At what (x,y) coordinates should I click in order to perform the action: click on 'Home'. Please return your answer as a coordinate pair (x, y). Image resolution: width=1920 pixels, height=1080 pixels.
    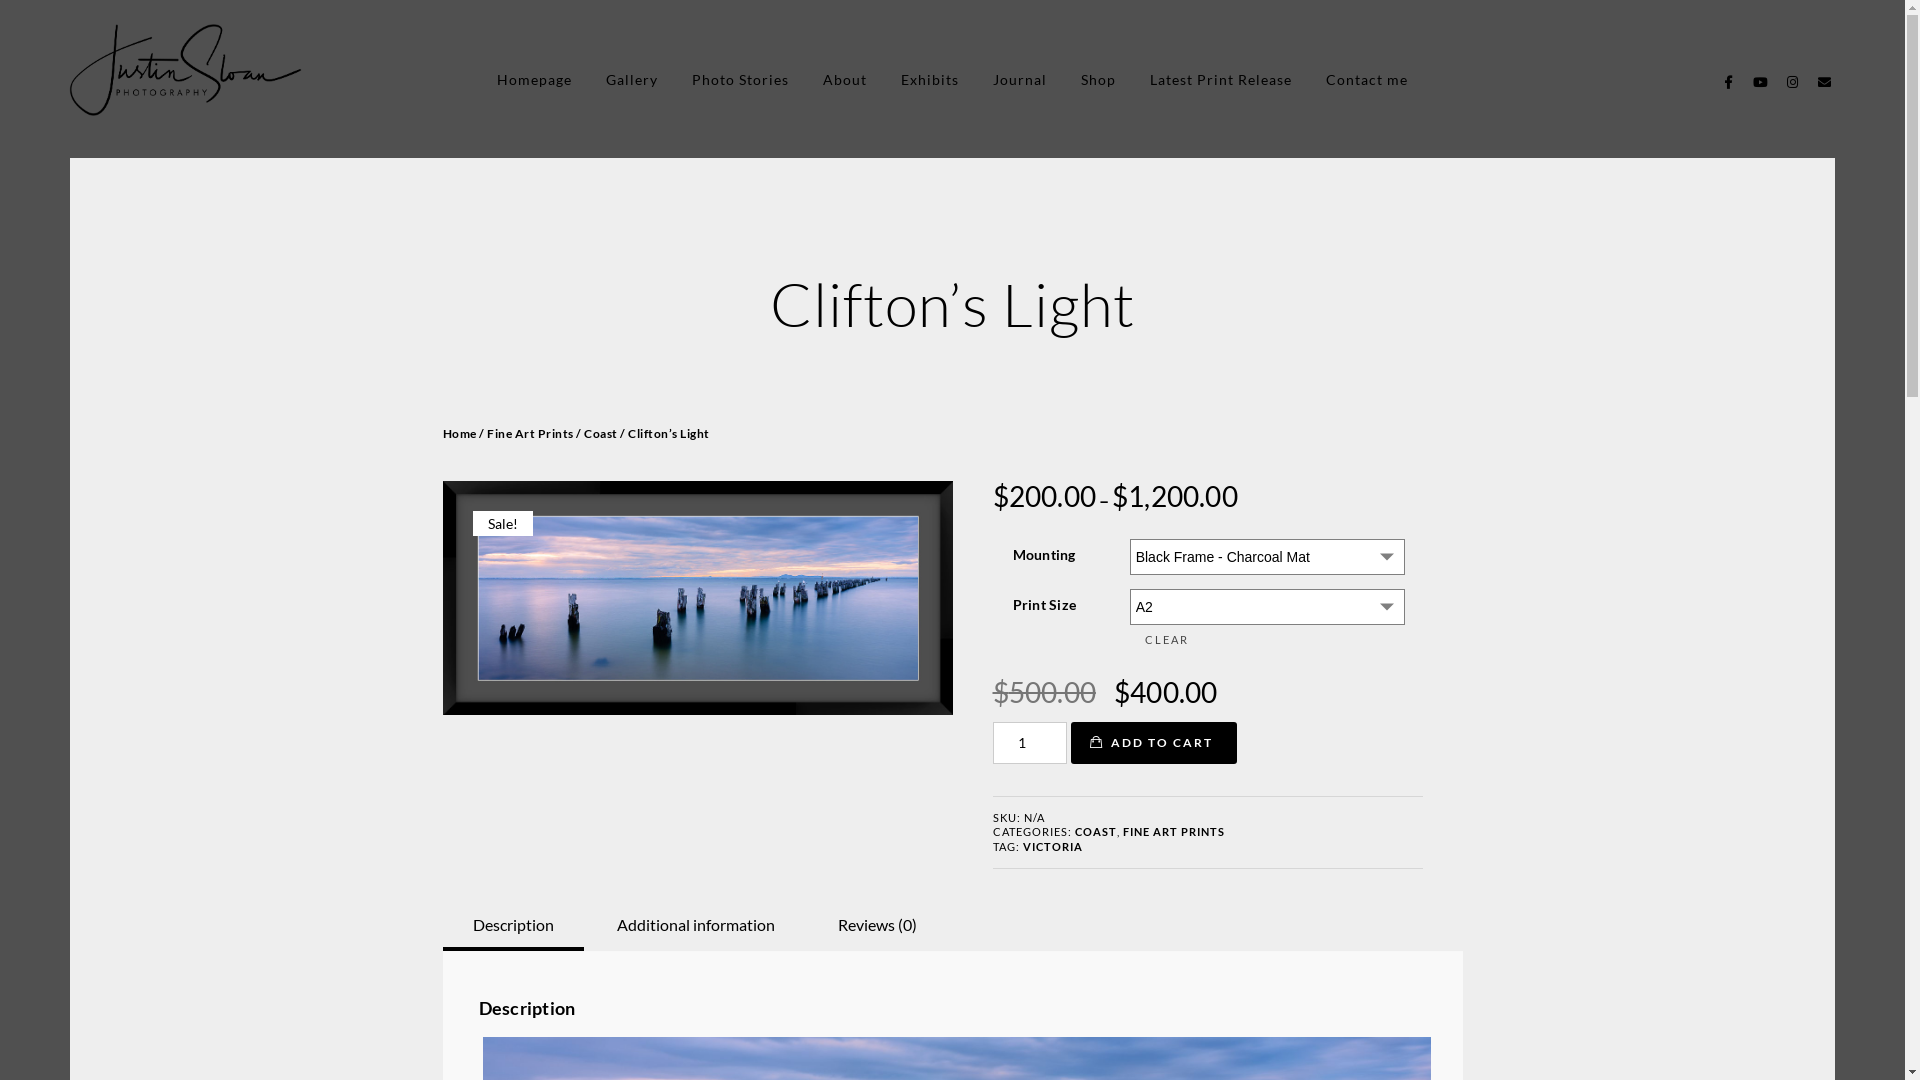
    Looking at the image, I should click on (458, 432).